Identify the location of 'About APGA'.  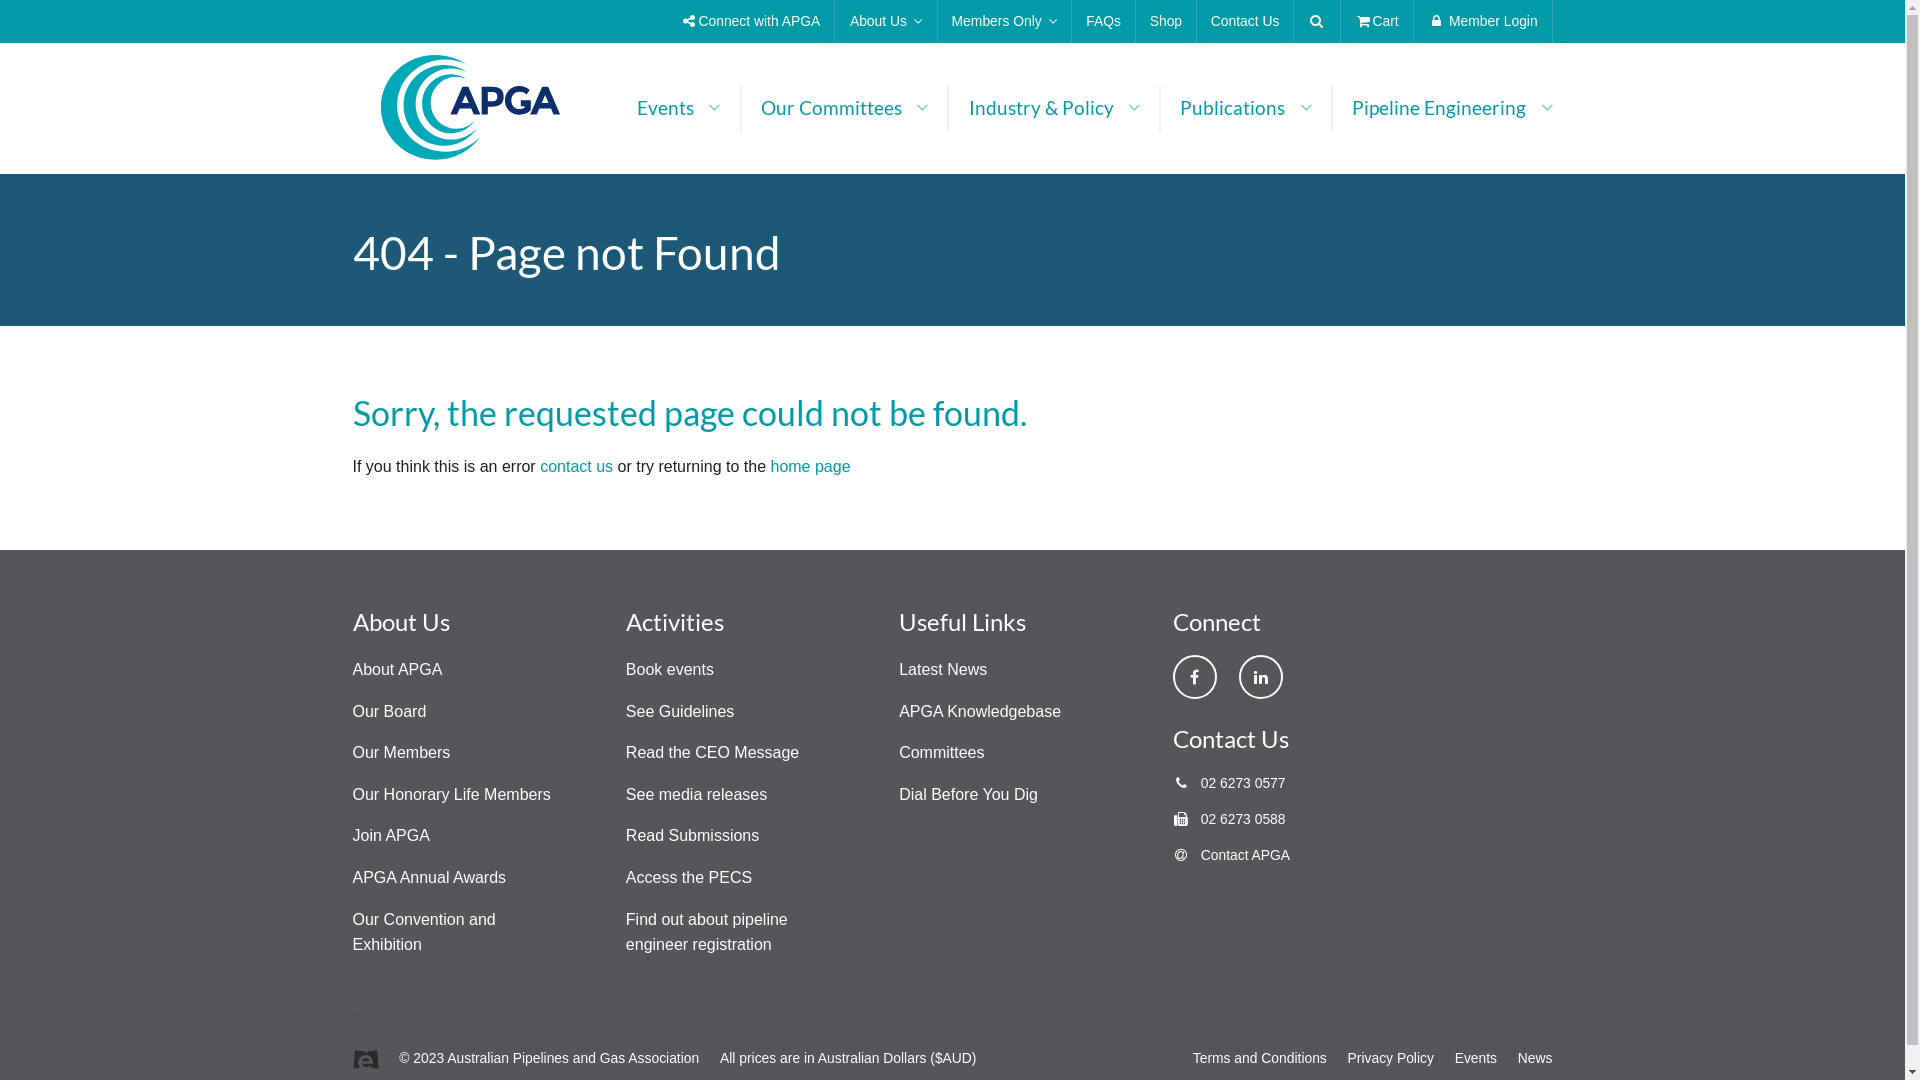
(351, 669).